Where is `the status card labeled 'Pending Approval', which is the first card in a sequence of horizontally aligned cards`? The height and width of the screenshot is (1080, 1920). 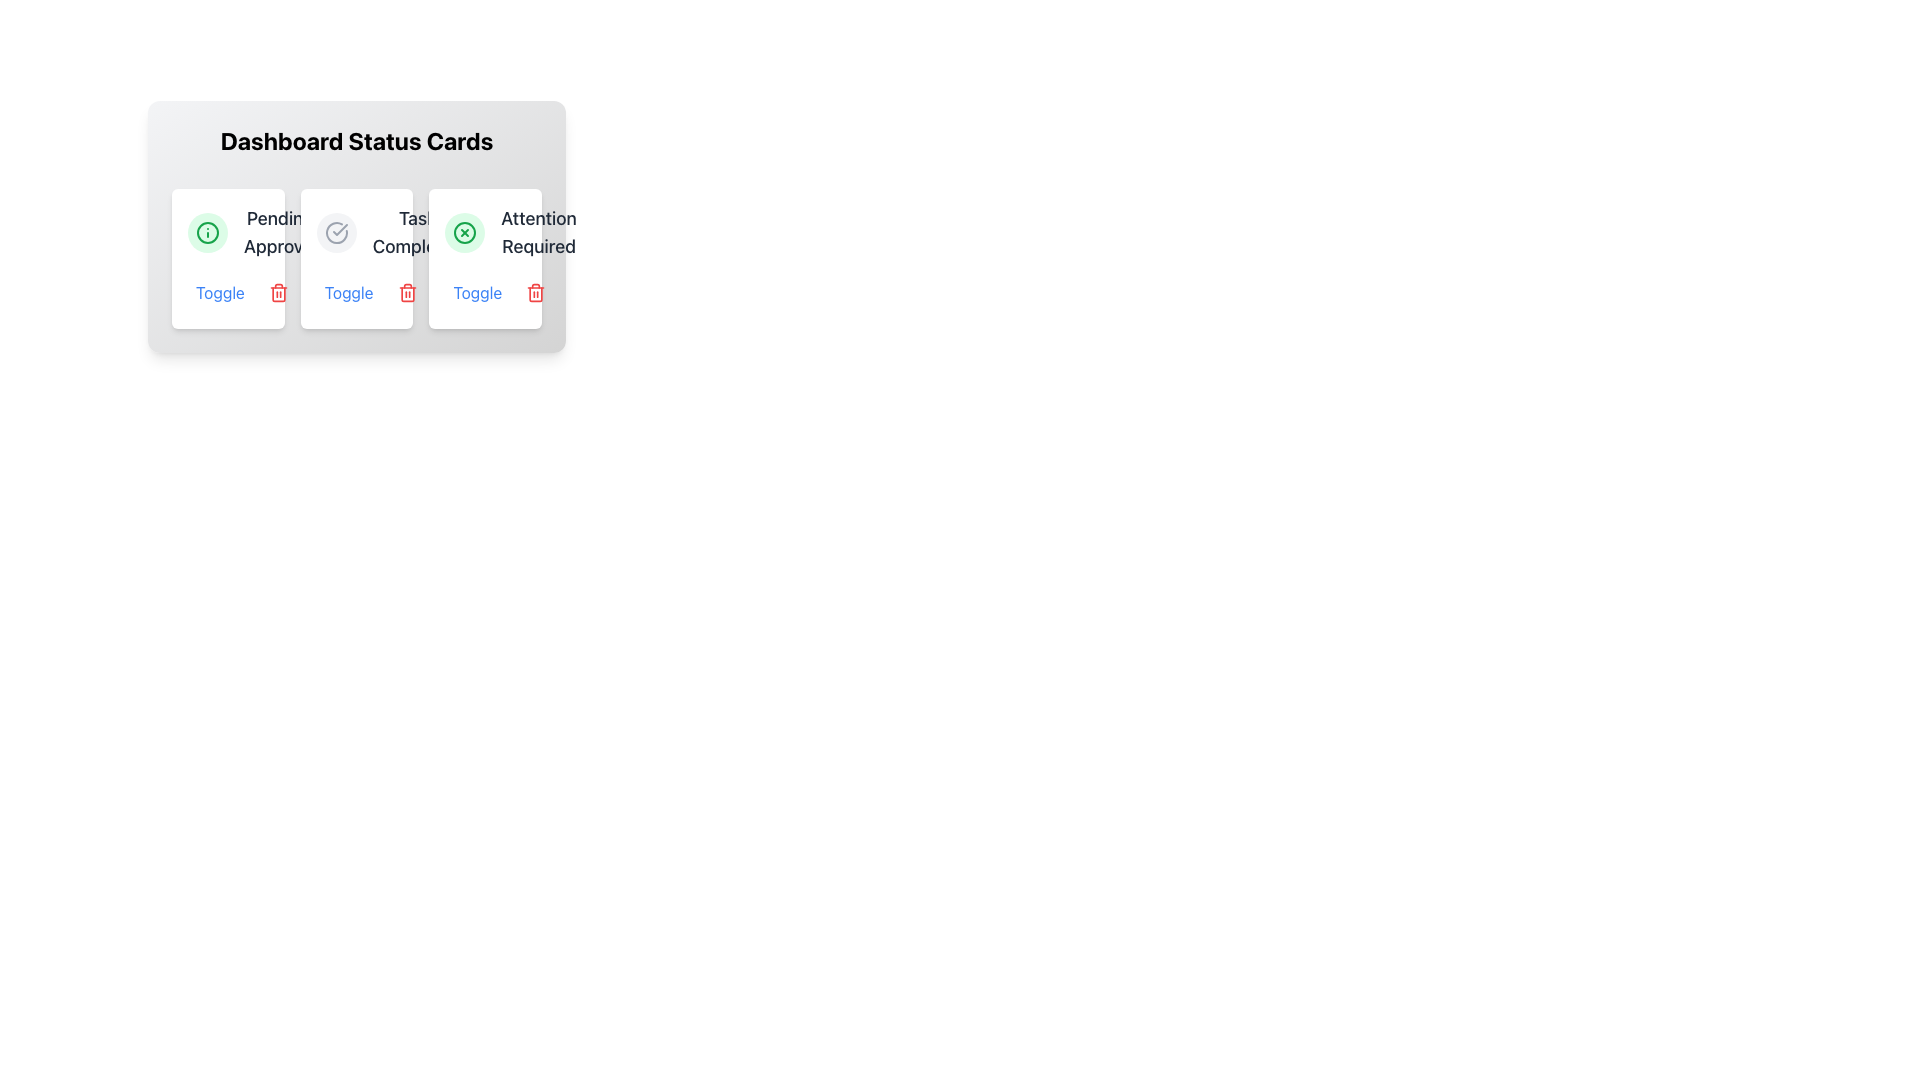
the status card labeled 'Pending Approval', which is the first card in a sequence of horizontally aligned cards is located at coordinates (228, 231).